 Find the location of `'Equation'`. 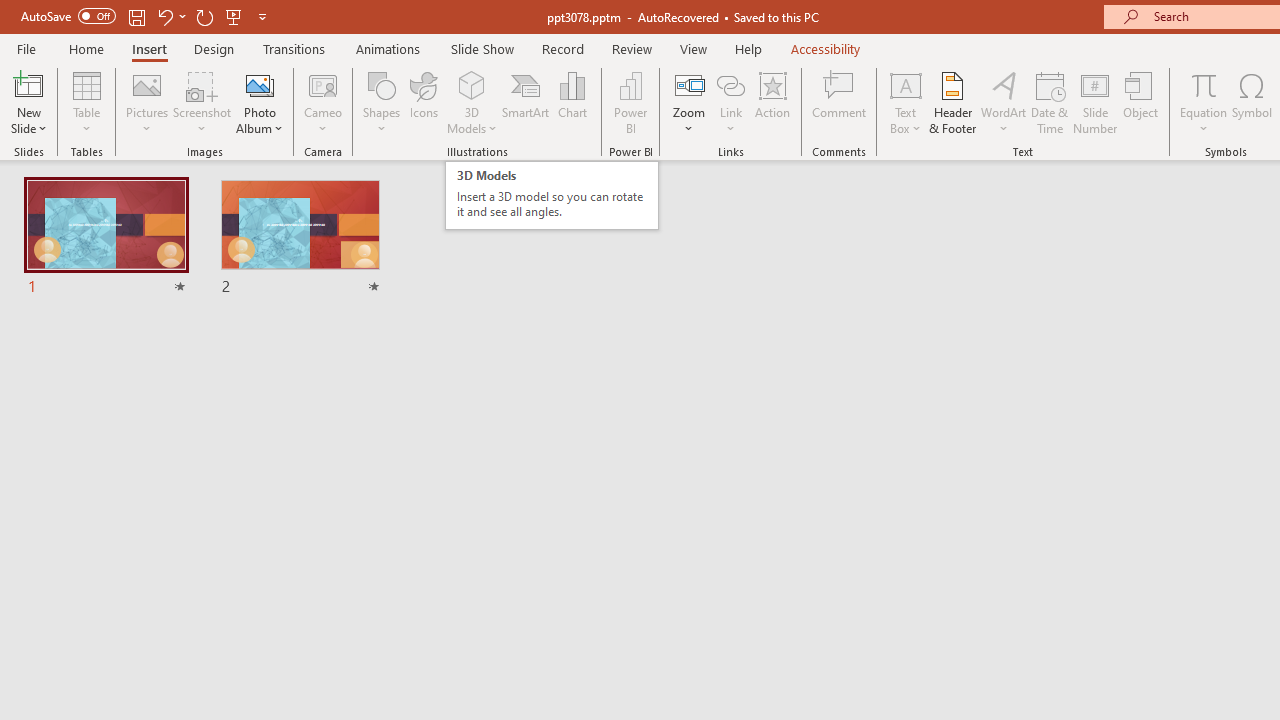

'Equation' is located at coordinates (1202, 103).